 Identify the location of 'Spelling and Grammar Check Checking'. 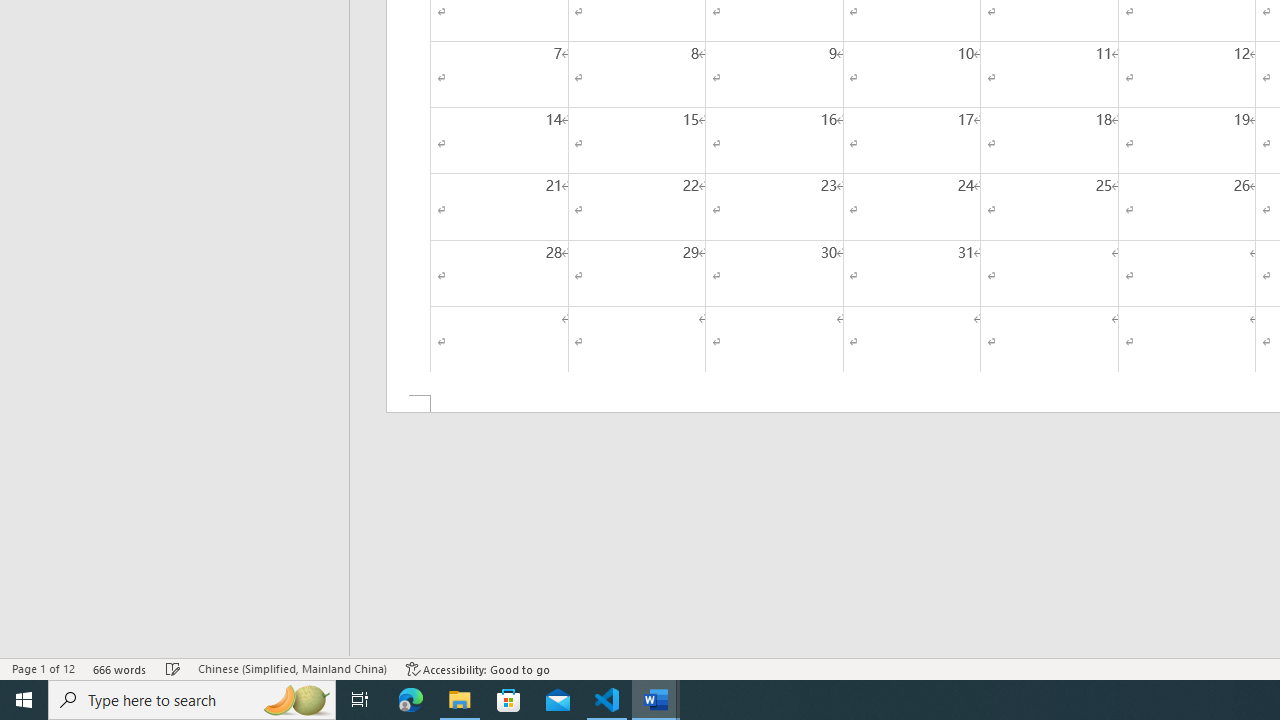
(173, 669).